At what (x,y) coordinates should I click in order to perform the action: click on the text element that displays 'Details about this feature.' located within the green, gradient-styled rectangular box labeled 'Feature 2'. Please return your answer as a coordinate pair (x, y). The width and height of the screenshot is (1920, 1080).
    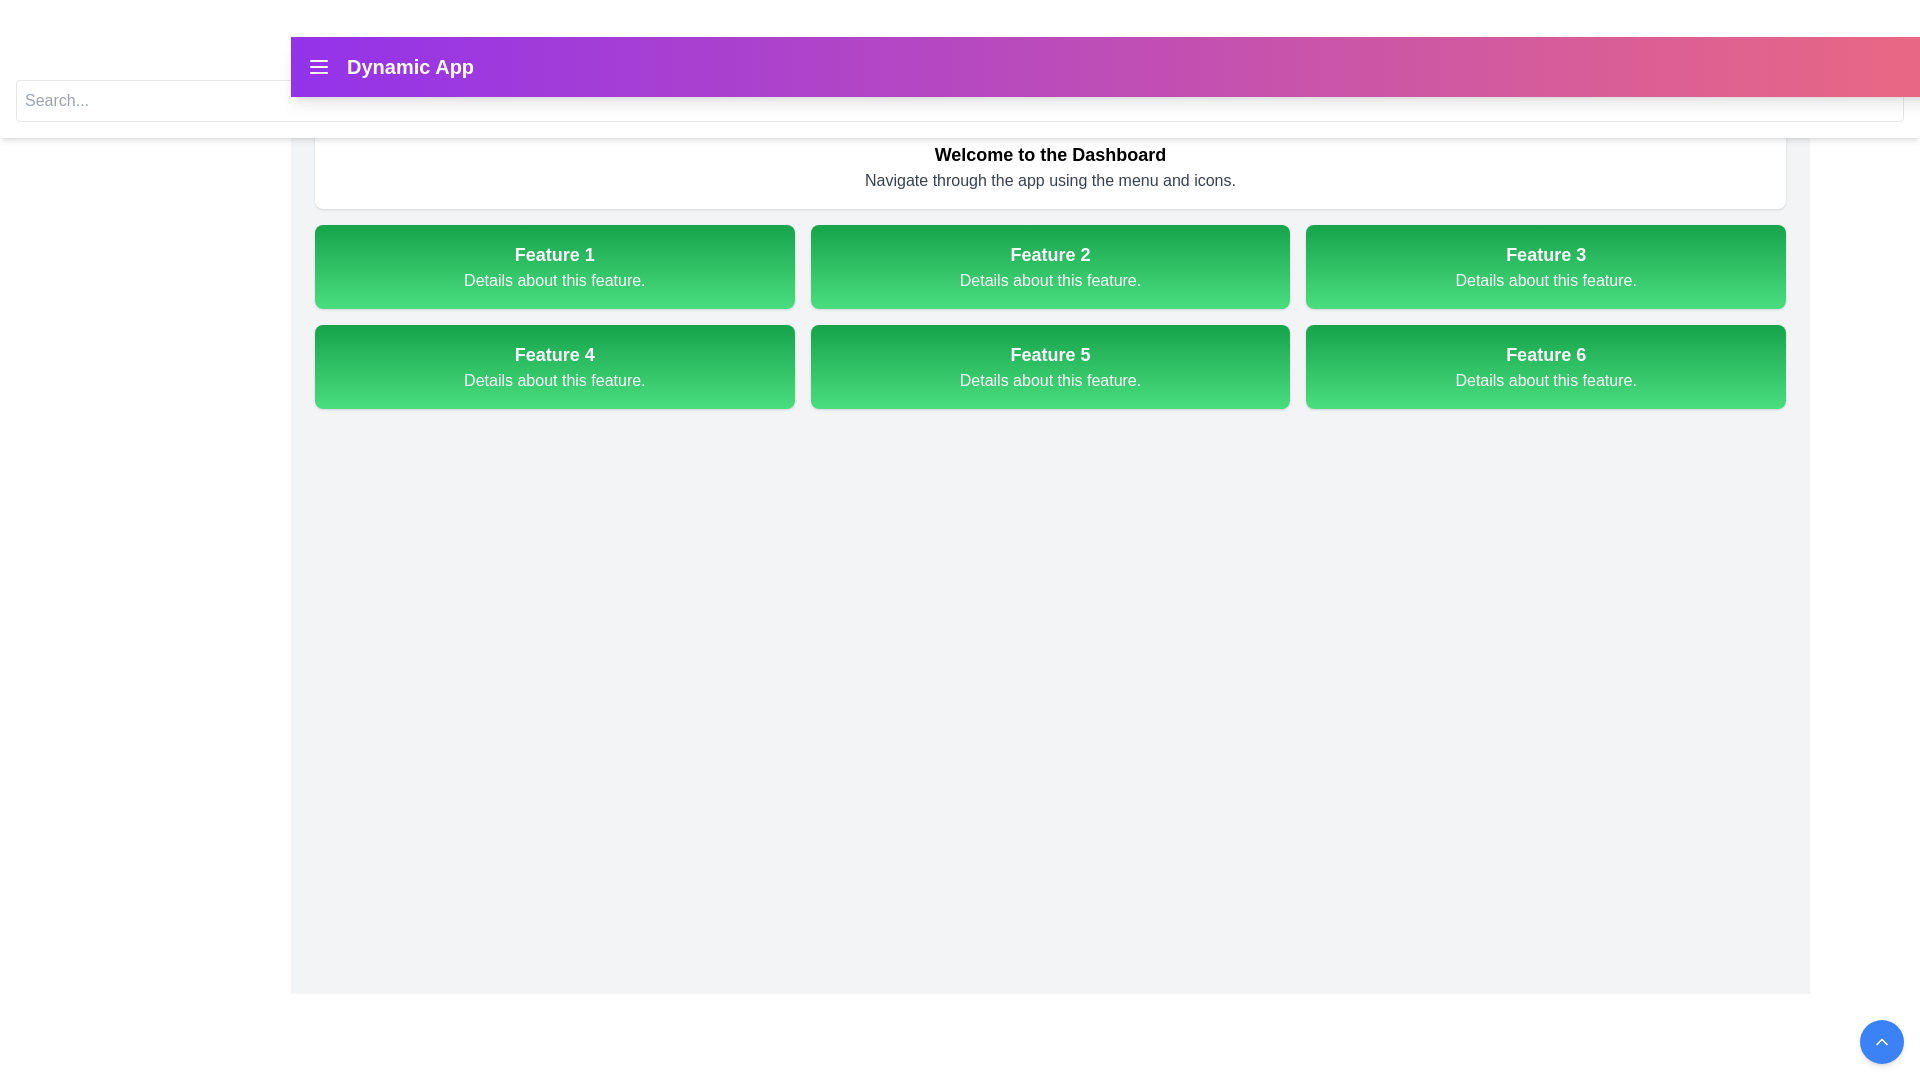
    Looking at the image, I should click on (1049, 281).